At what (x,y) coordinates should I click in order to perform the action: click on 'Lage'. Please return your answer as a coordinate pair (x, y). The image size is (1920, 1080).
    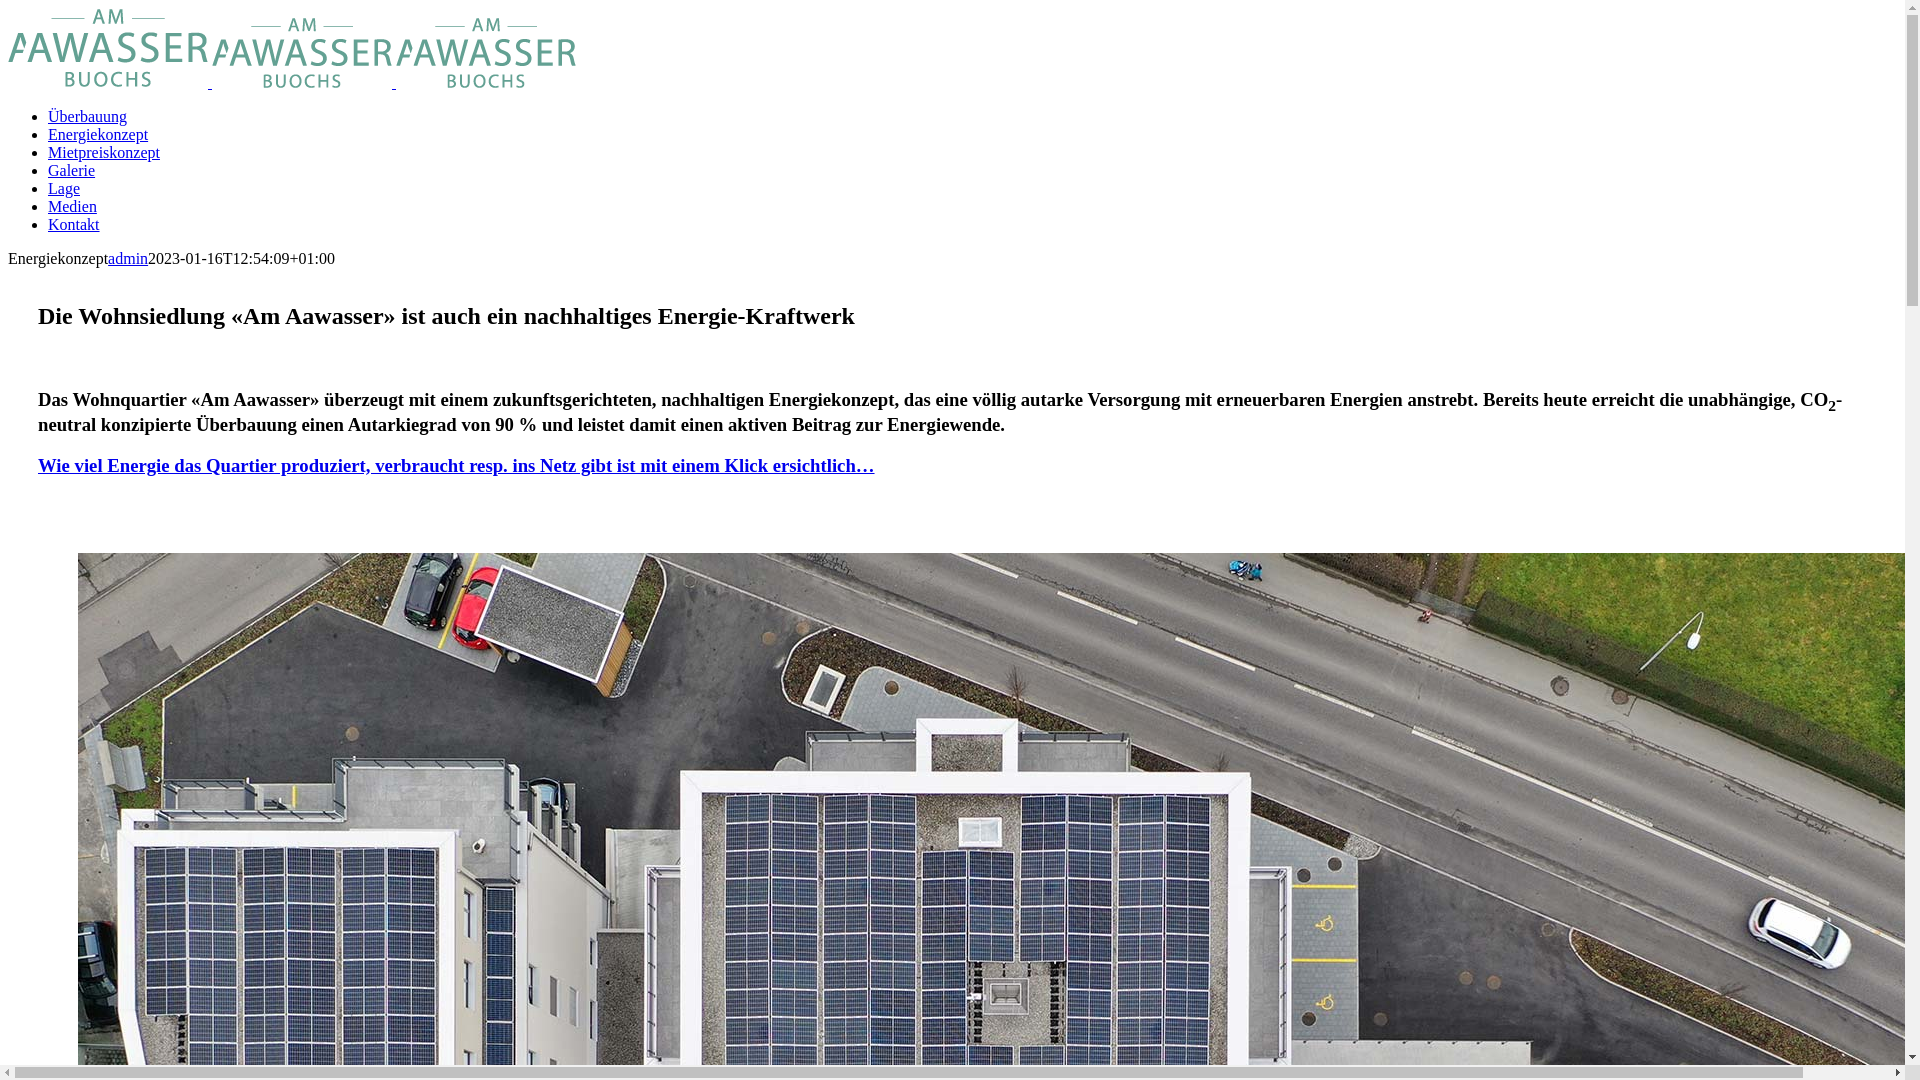
    Looking at the image, I should click on (63, 188).